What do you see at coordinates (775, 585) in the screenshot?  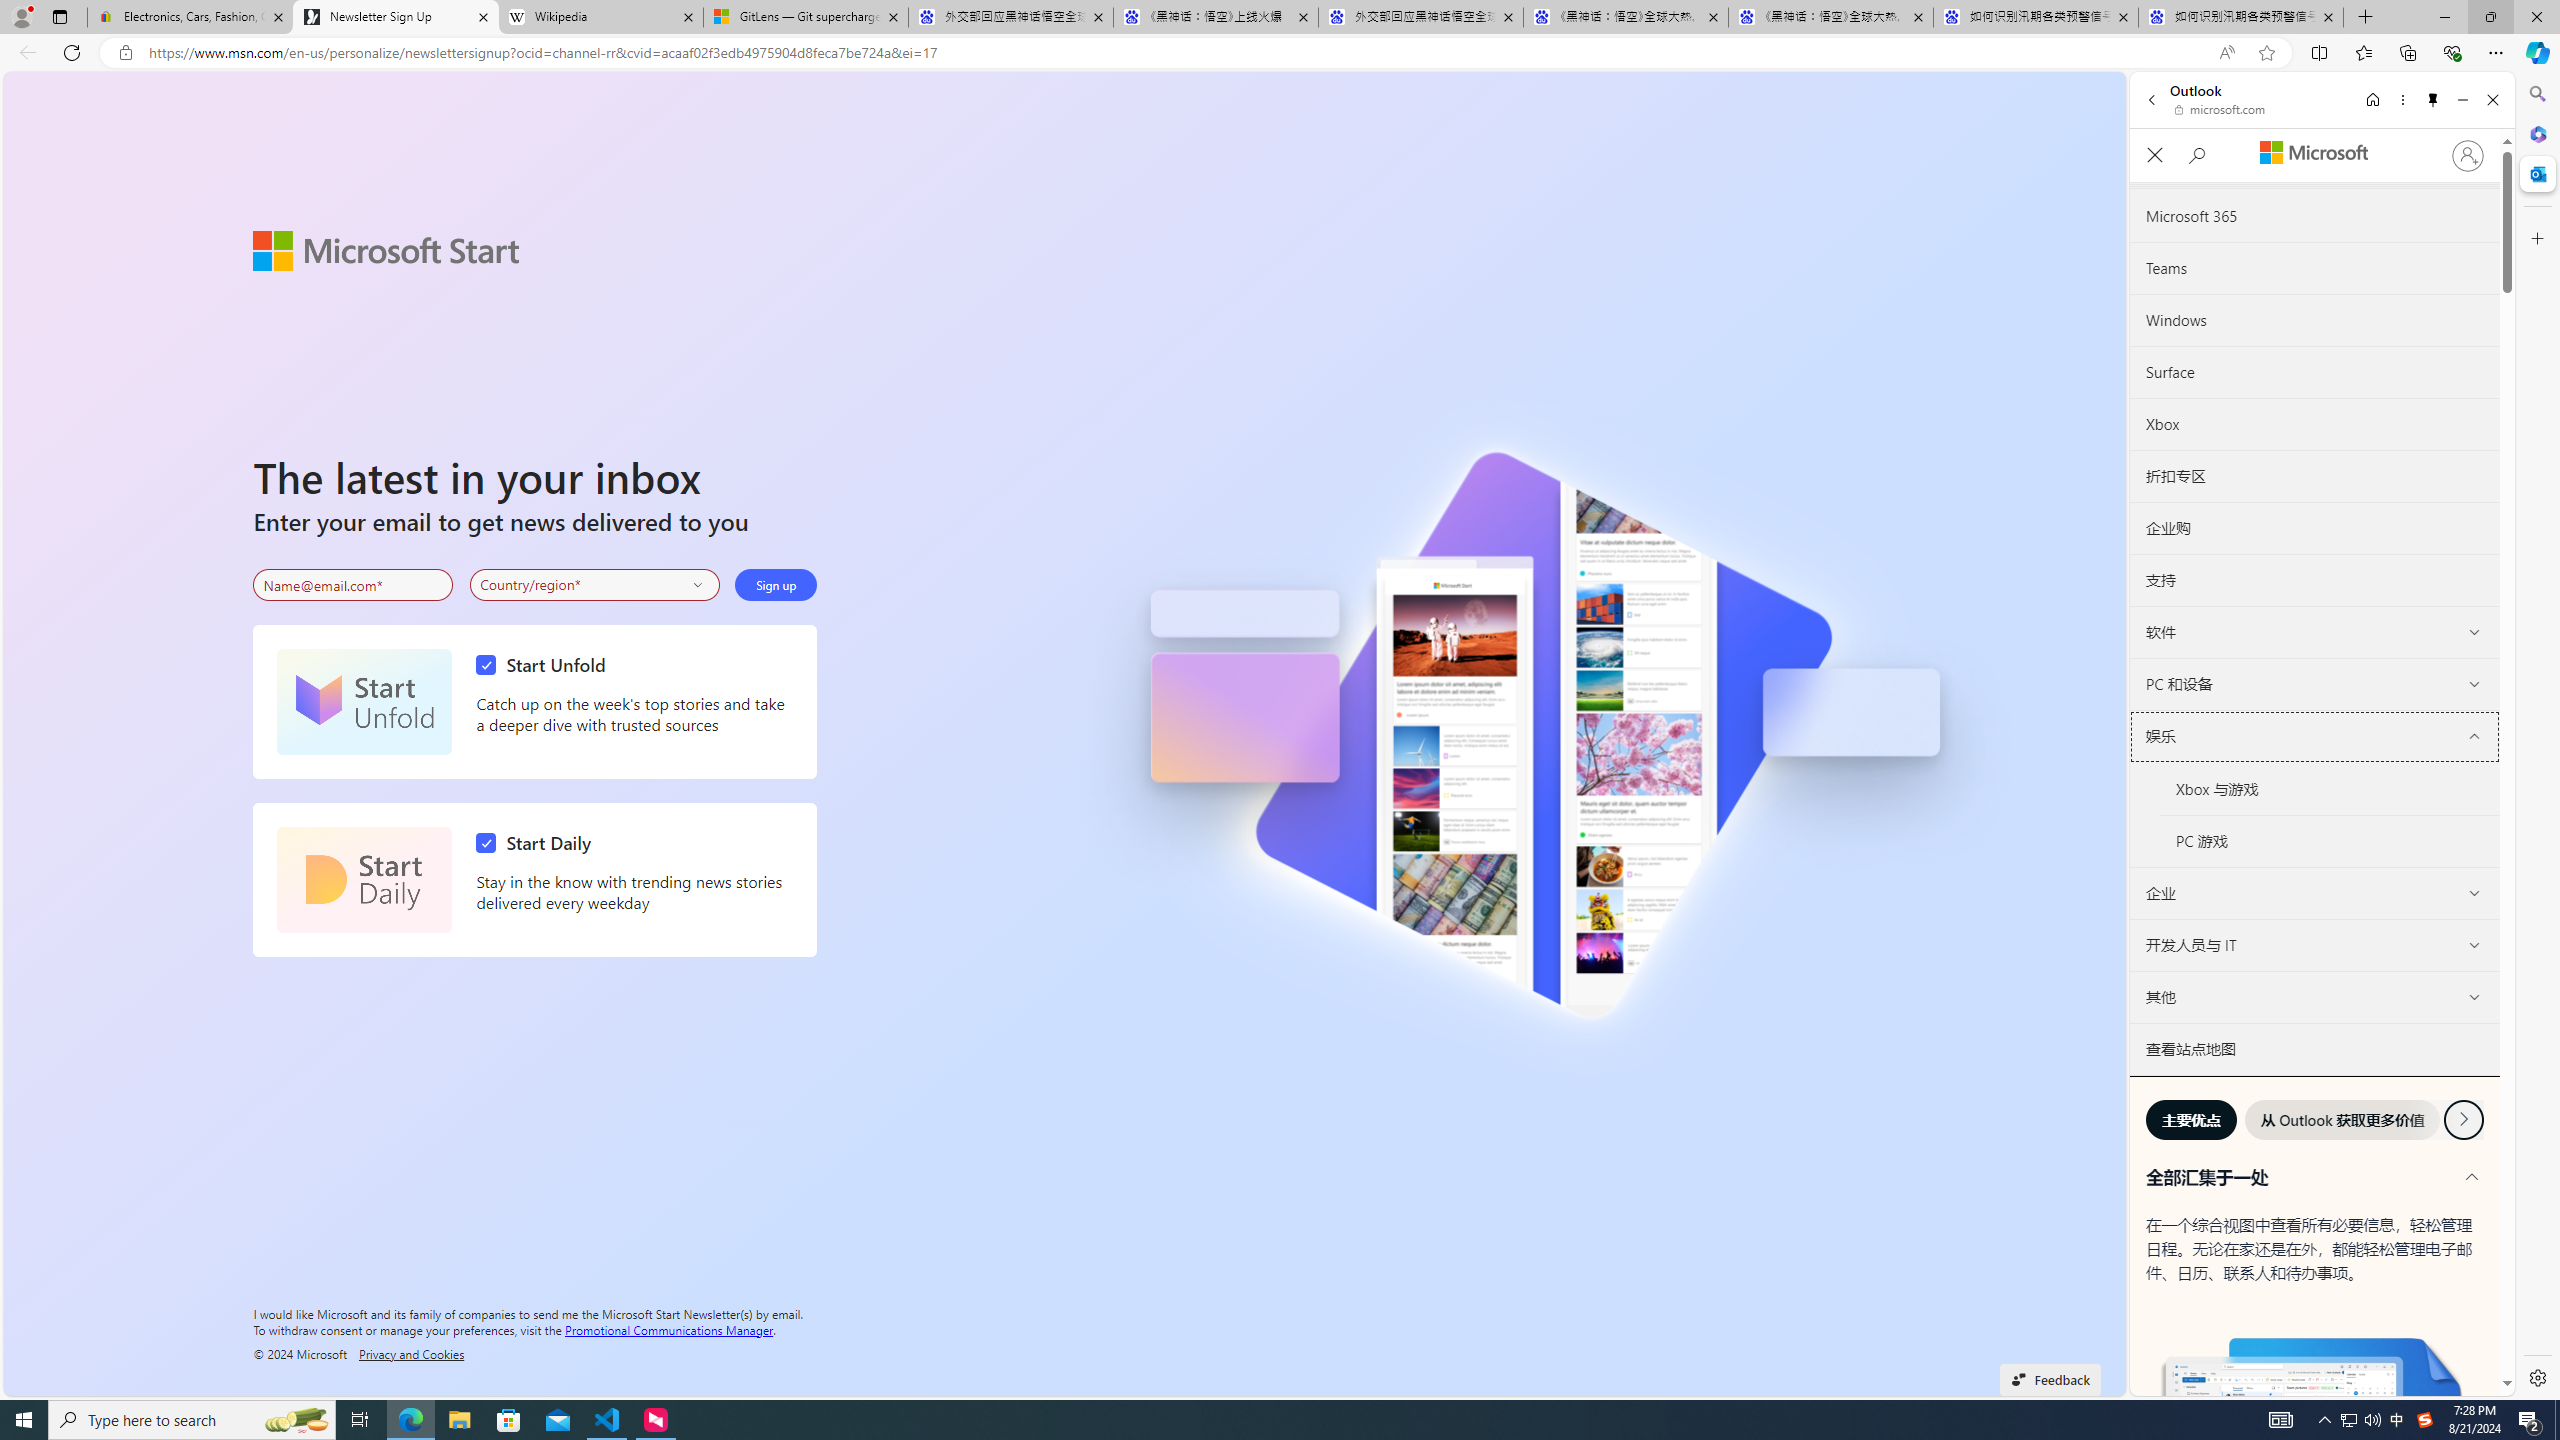 I see `'Sign up'` at bounding box center [775, 585].